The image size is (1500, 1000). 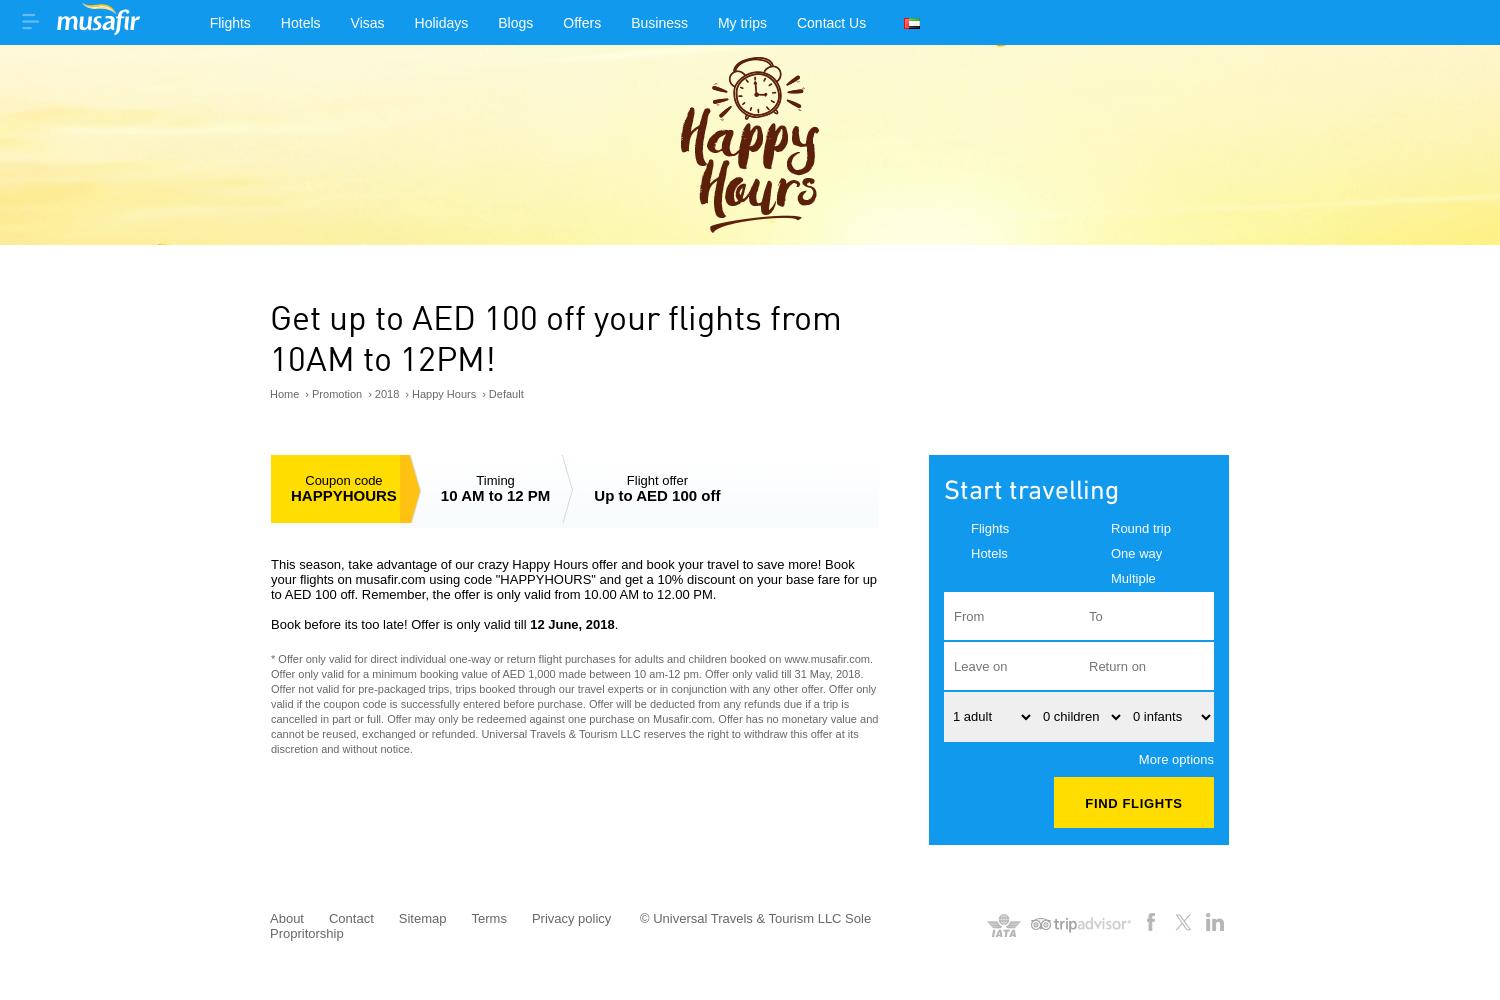 What do you see at coordinates (487, 917) in the screenshot?
I see `'Terms'` at bounding box center [487, 917].